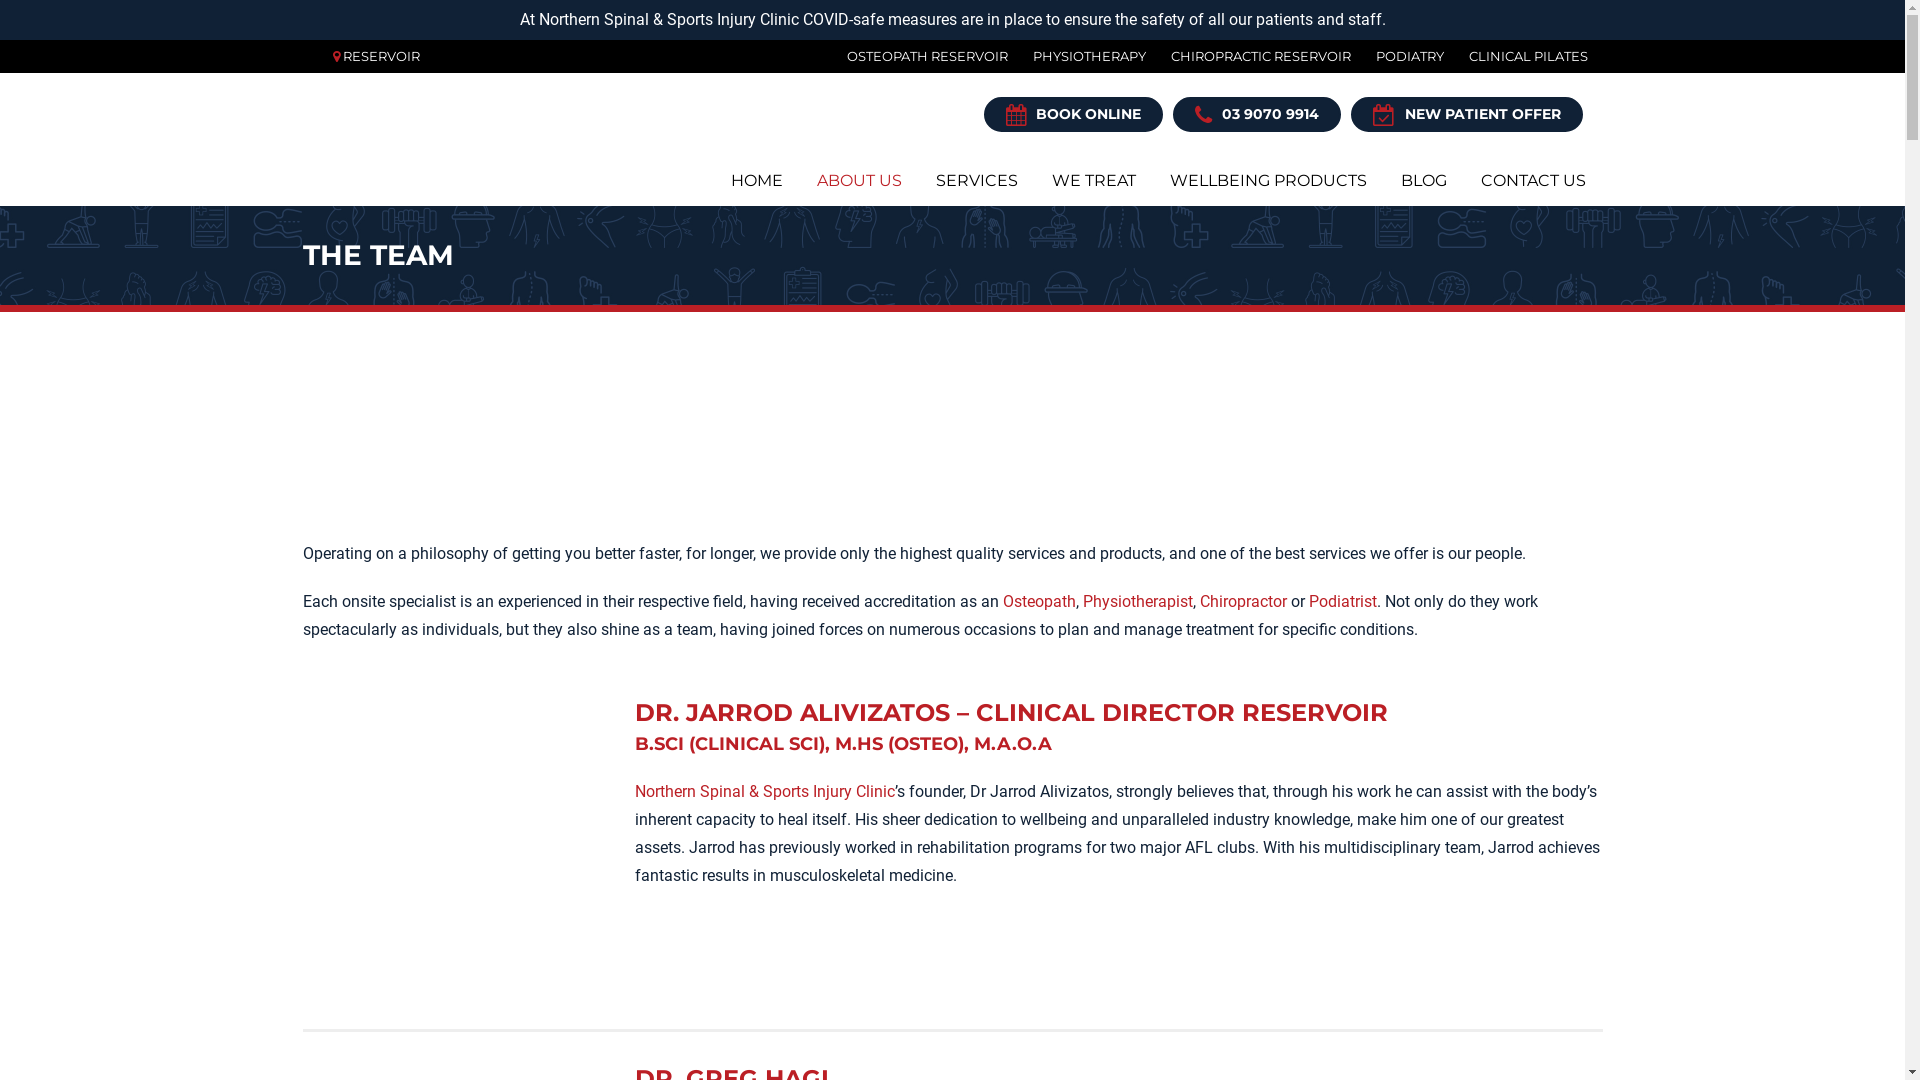 The width and height of the screenshot is (1920, 1080). I want to click on 'Northern Spinal & Sports Injury Clinic', so click(763, 790).